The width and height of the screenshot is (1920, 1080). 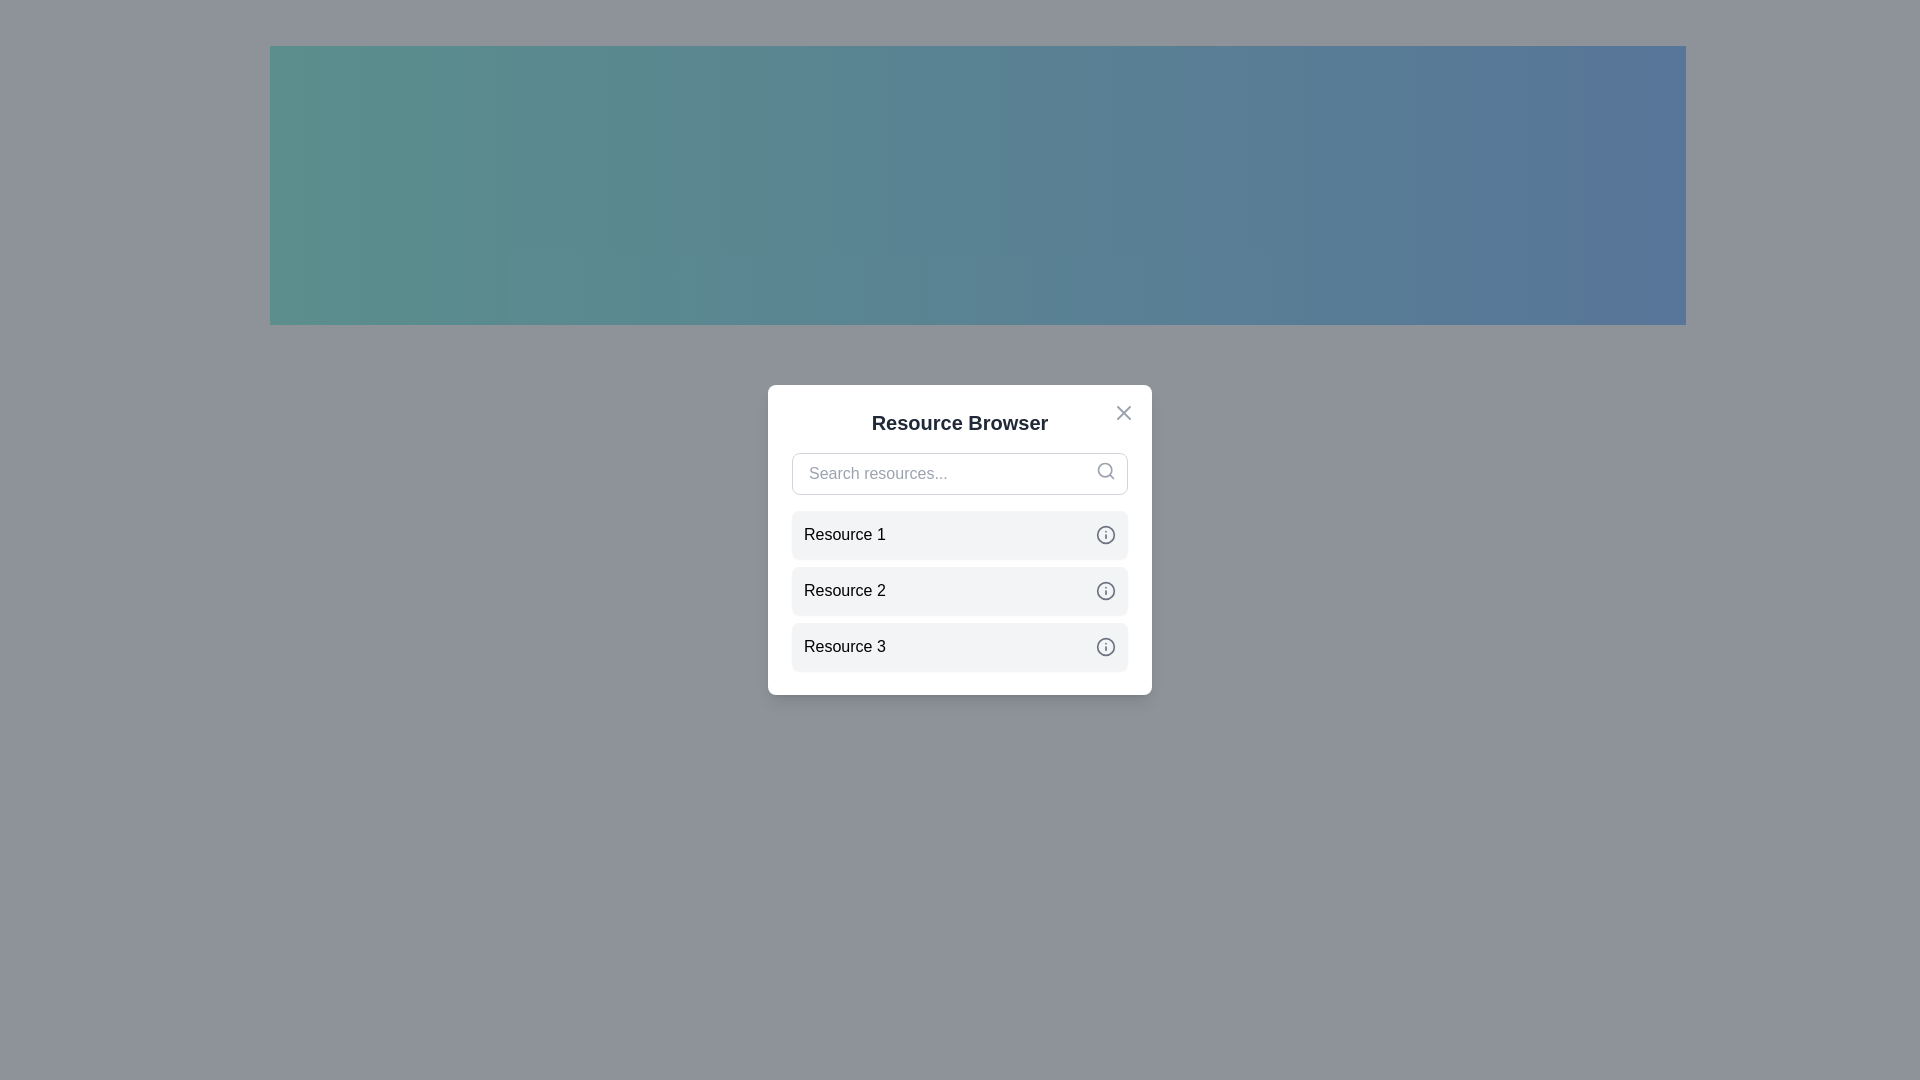 What do you see at coordinates (844, 589) in the screenshot?
I see `the static text label displaying 'Resource 2' located in the light gray box within the 'Resource Browser' modal` at bounding box center [844, 589].